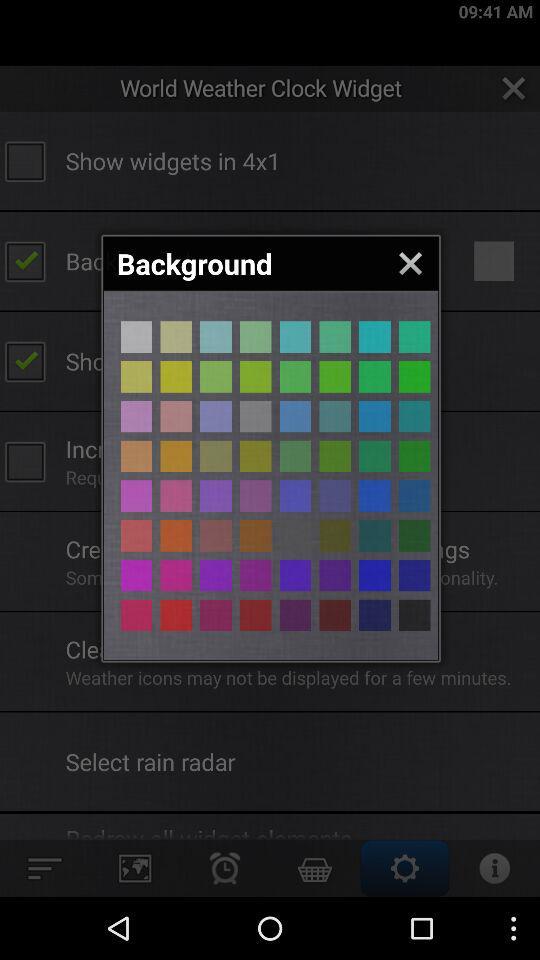 Image resolution: width=540 pixels, height=960 pixels. What do you see at coordinates (176, 495) in the screenshot?
I see `background color selection` at bounding box center [176, 495].